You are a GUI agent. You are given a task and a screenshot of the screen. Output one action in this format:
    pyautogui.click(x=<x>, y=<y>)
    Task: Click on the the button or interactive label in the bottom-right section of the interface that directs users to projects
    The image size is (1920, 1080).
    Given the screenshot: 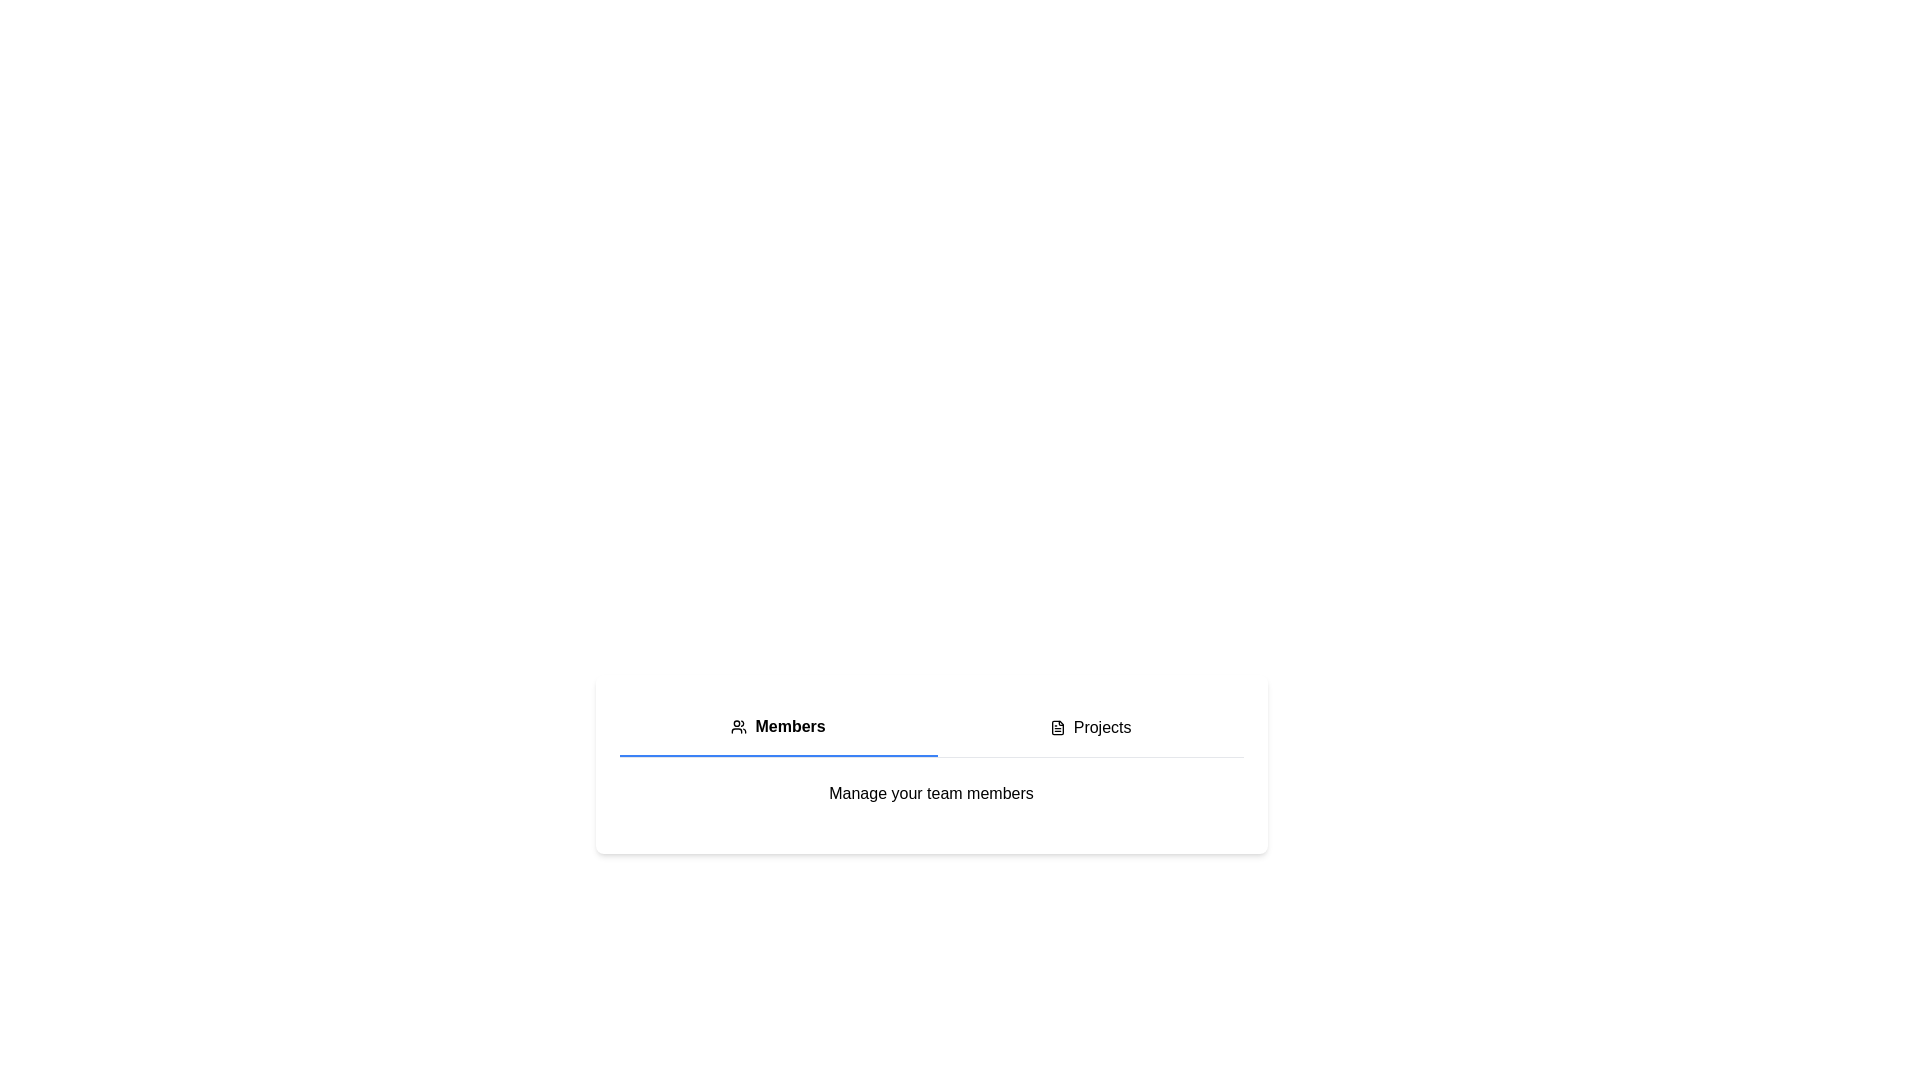 What is the action you would take?
    pyautogui.click(x=1089, y=728)
    